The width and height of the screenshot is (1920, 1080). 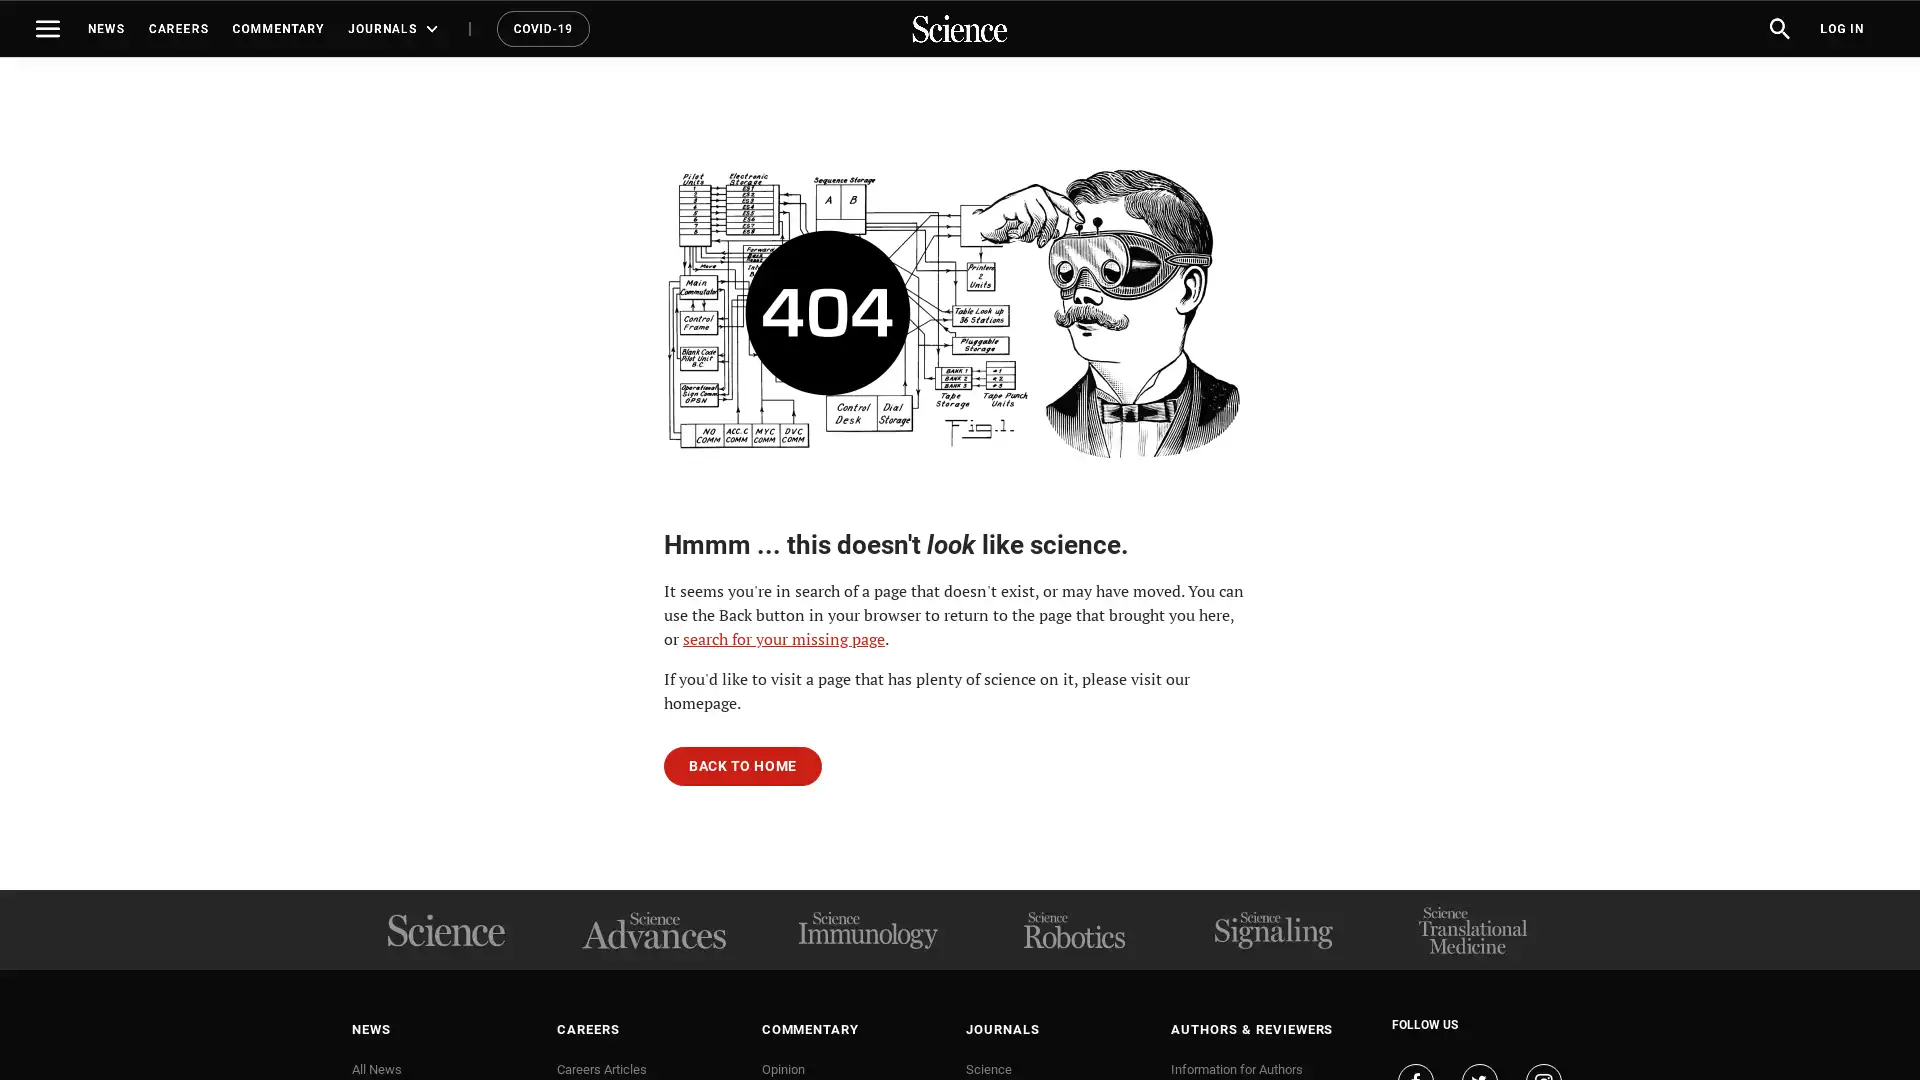 What do you see at coordinates (395, 29) in the screenshot?
I see `JOURNALS` at bounding box center [395, 29].